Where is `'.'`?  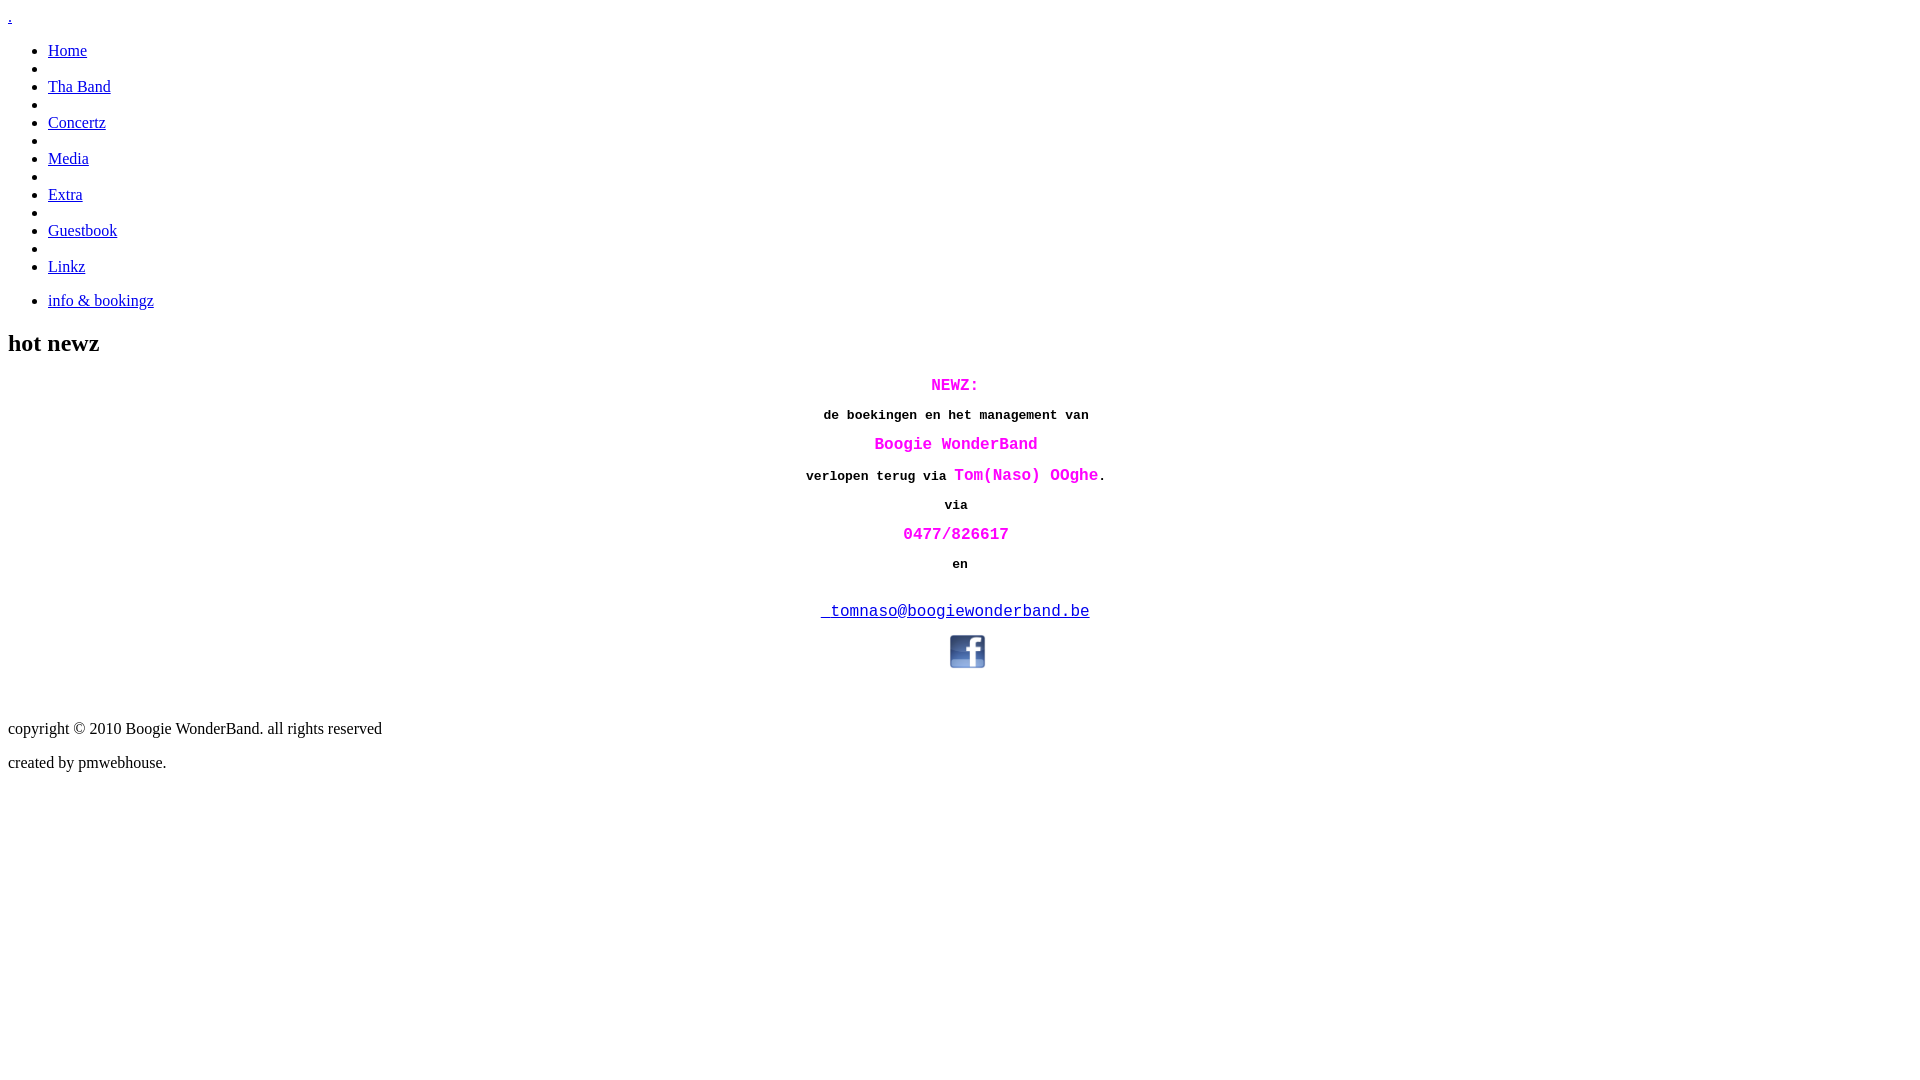 '.' is located at coordinates (9, 16).